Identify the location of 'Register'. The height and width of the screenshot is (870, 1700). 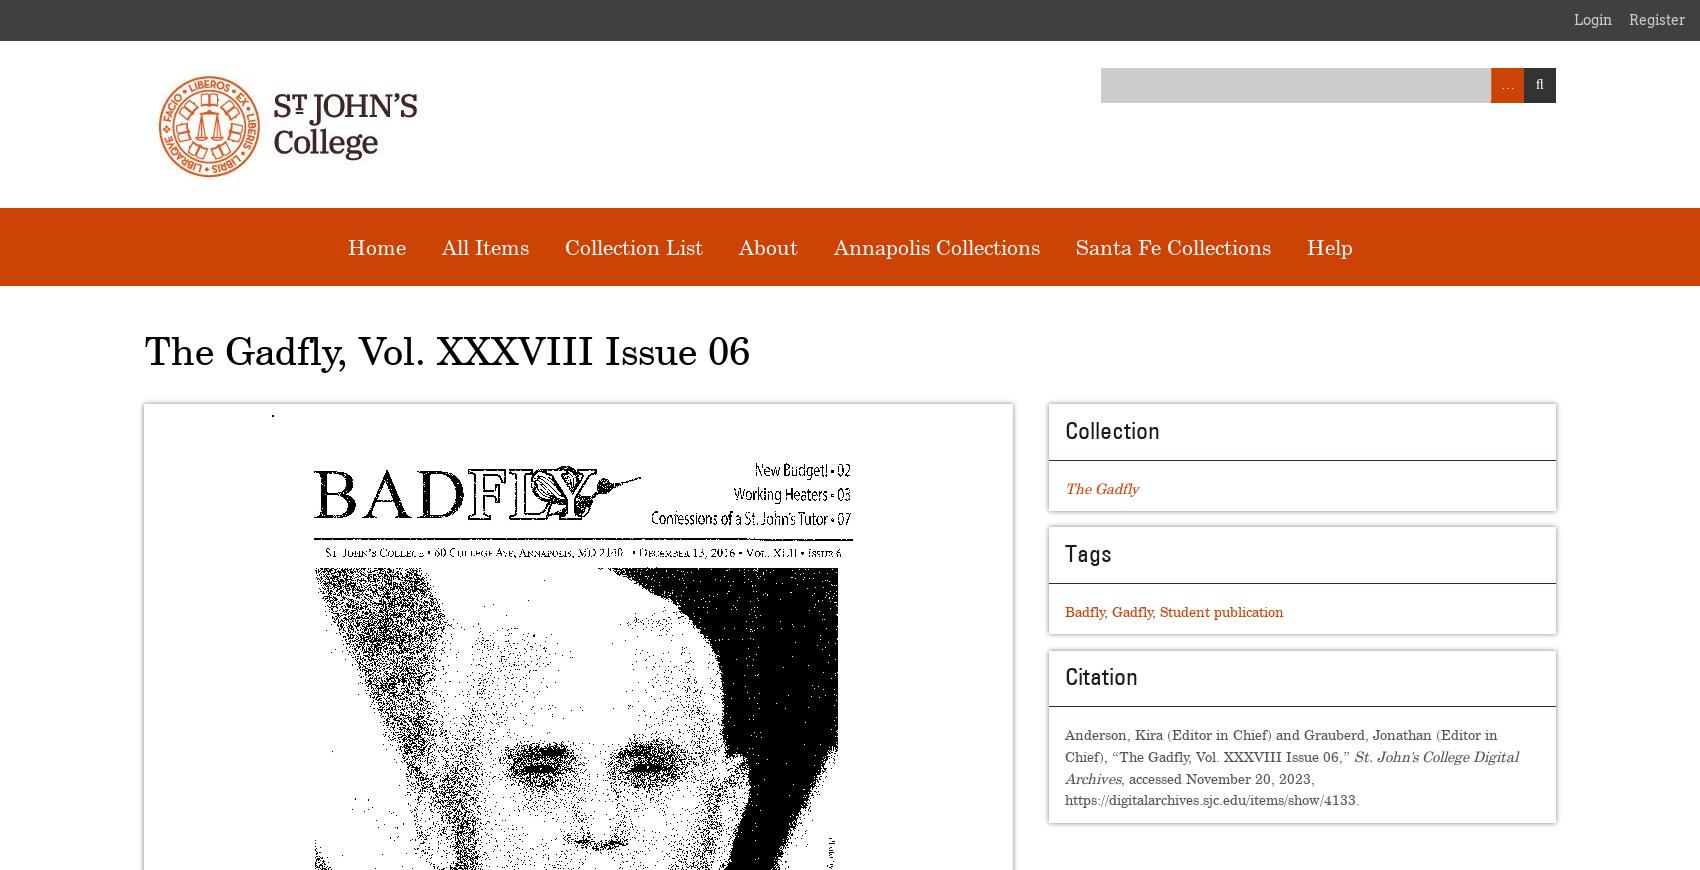
(1656, 19).